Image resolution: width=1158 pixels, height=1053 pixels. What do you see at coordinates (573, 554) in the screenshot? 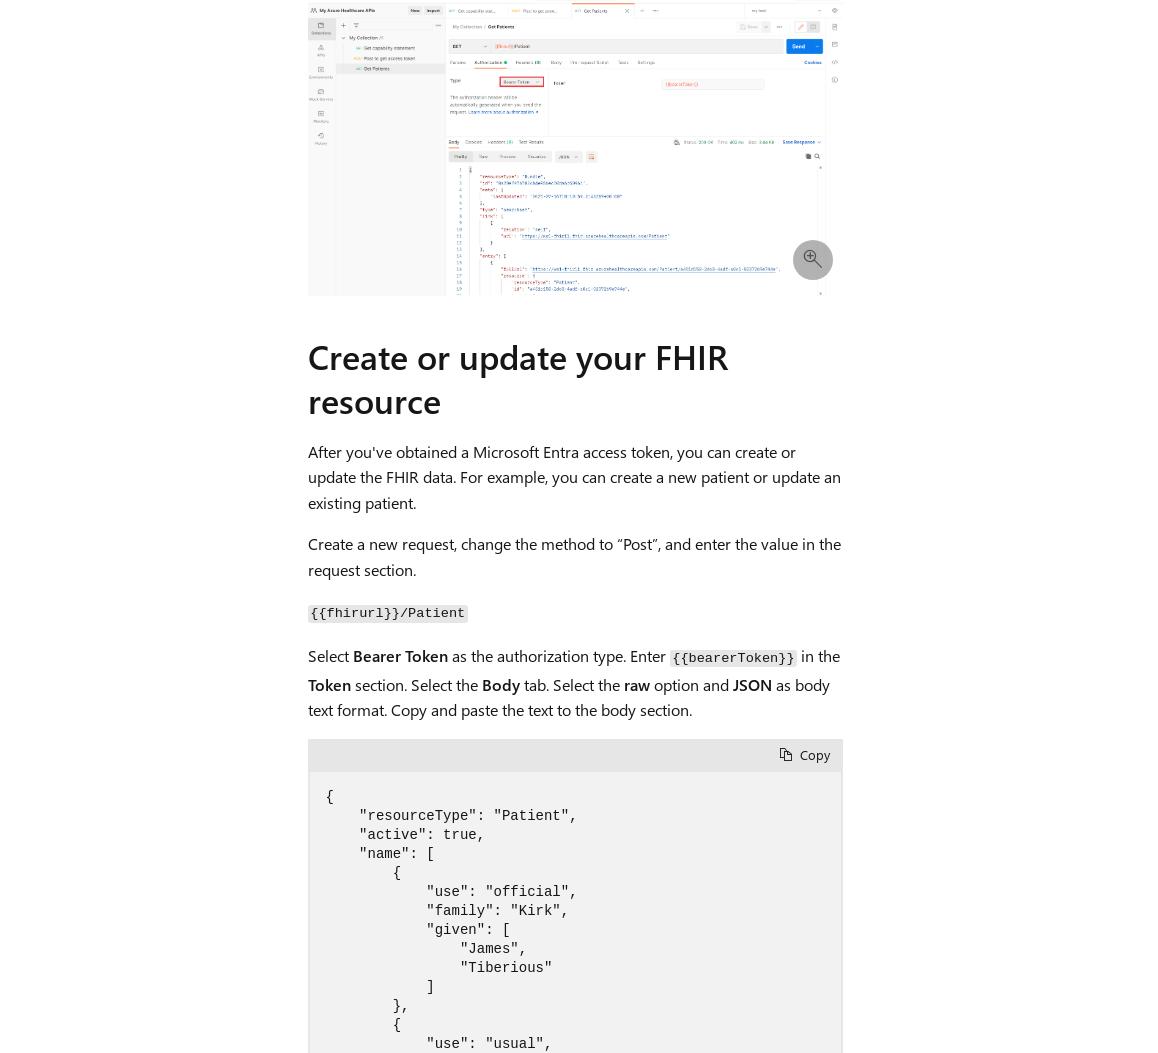
I see `'Create a new request, change the method to “Post”, and enter the value in the request section.'` at bounding box center [573, 554].